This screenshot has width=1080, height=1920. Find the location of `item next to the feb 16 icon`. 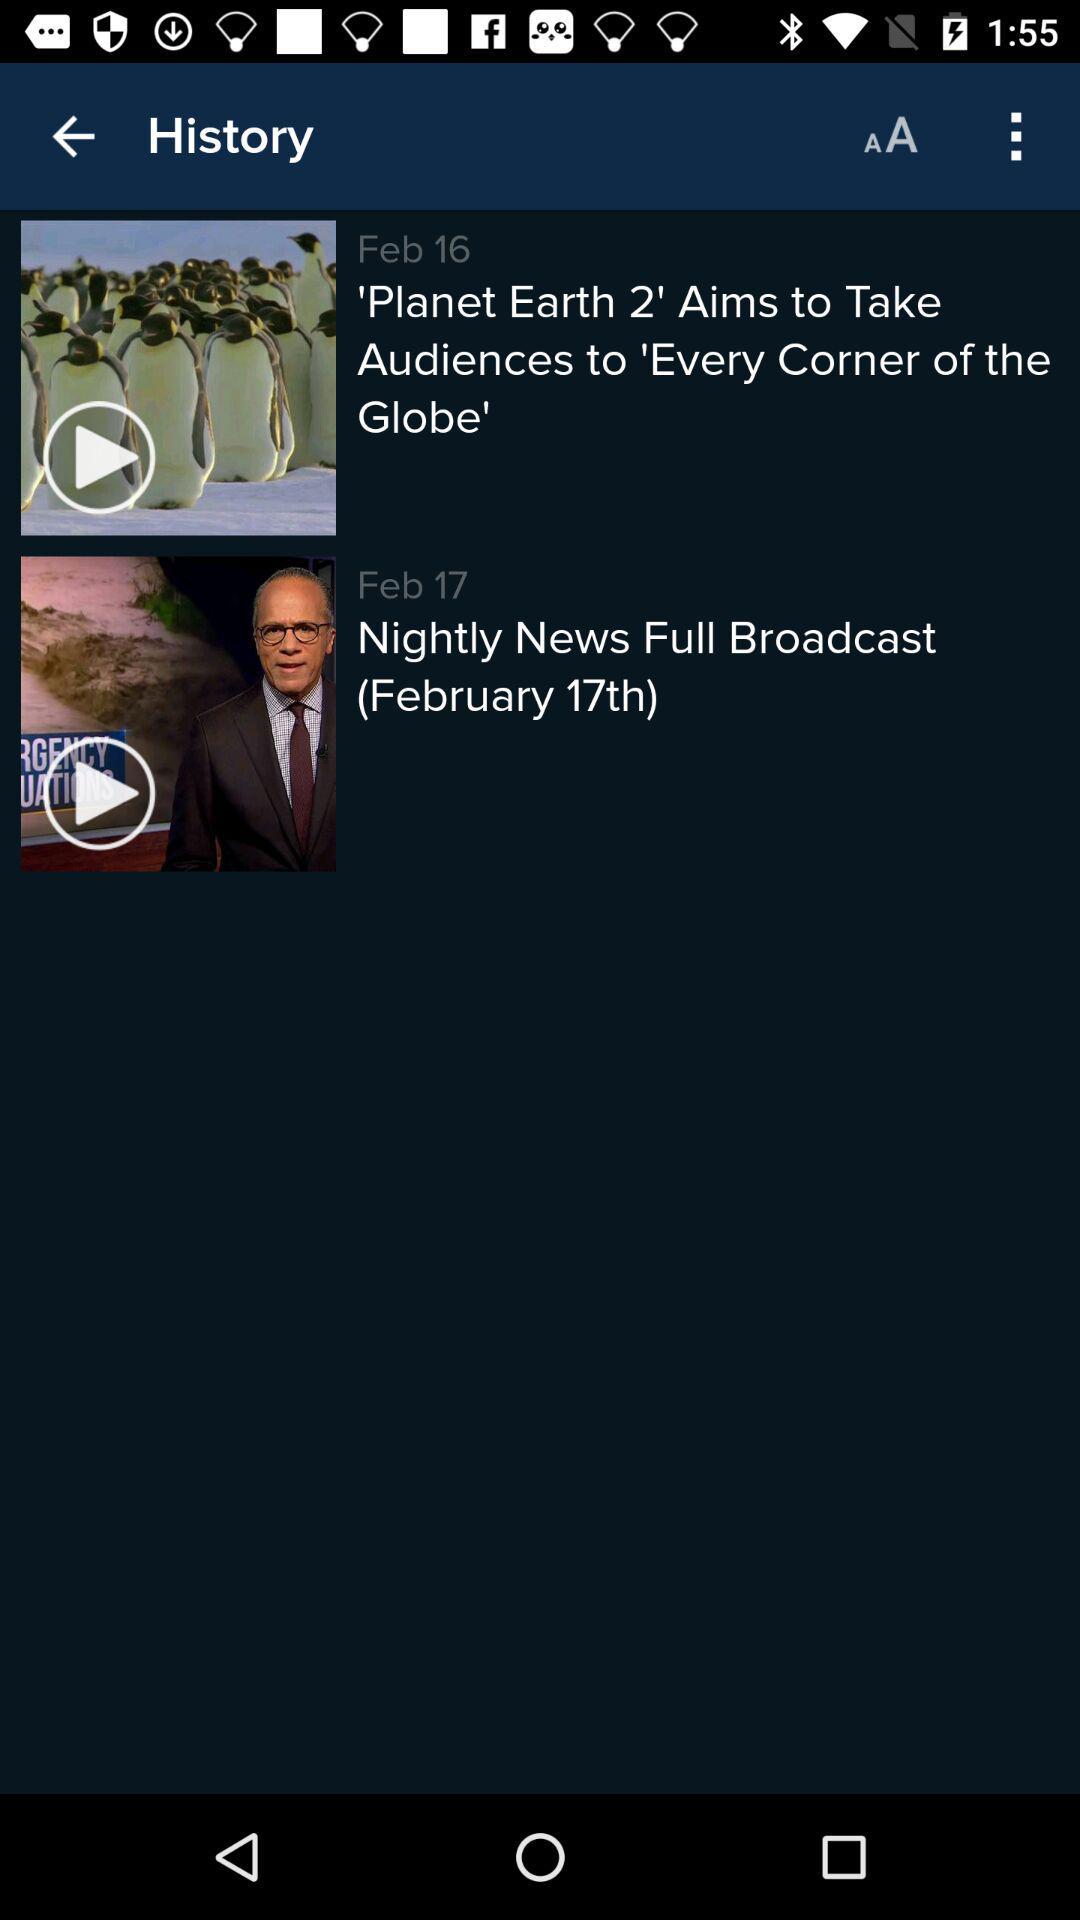

item next to the feb 16 icon is located at coordinates (229, 135).